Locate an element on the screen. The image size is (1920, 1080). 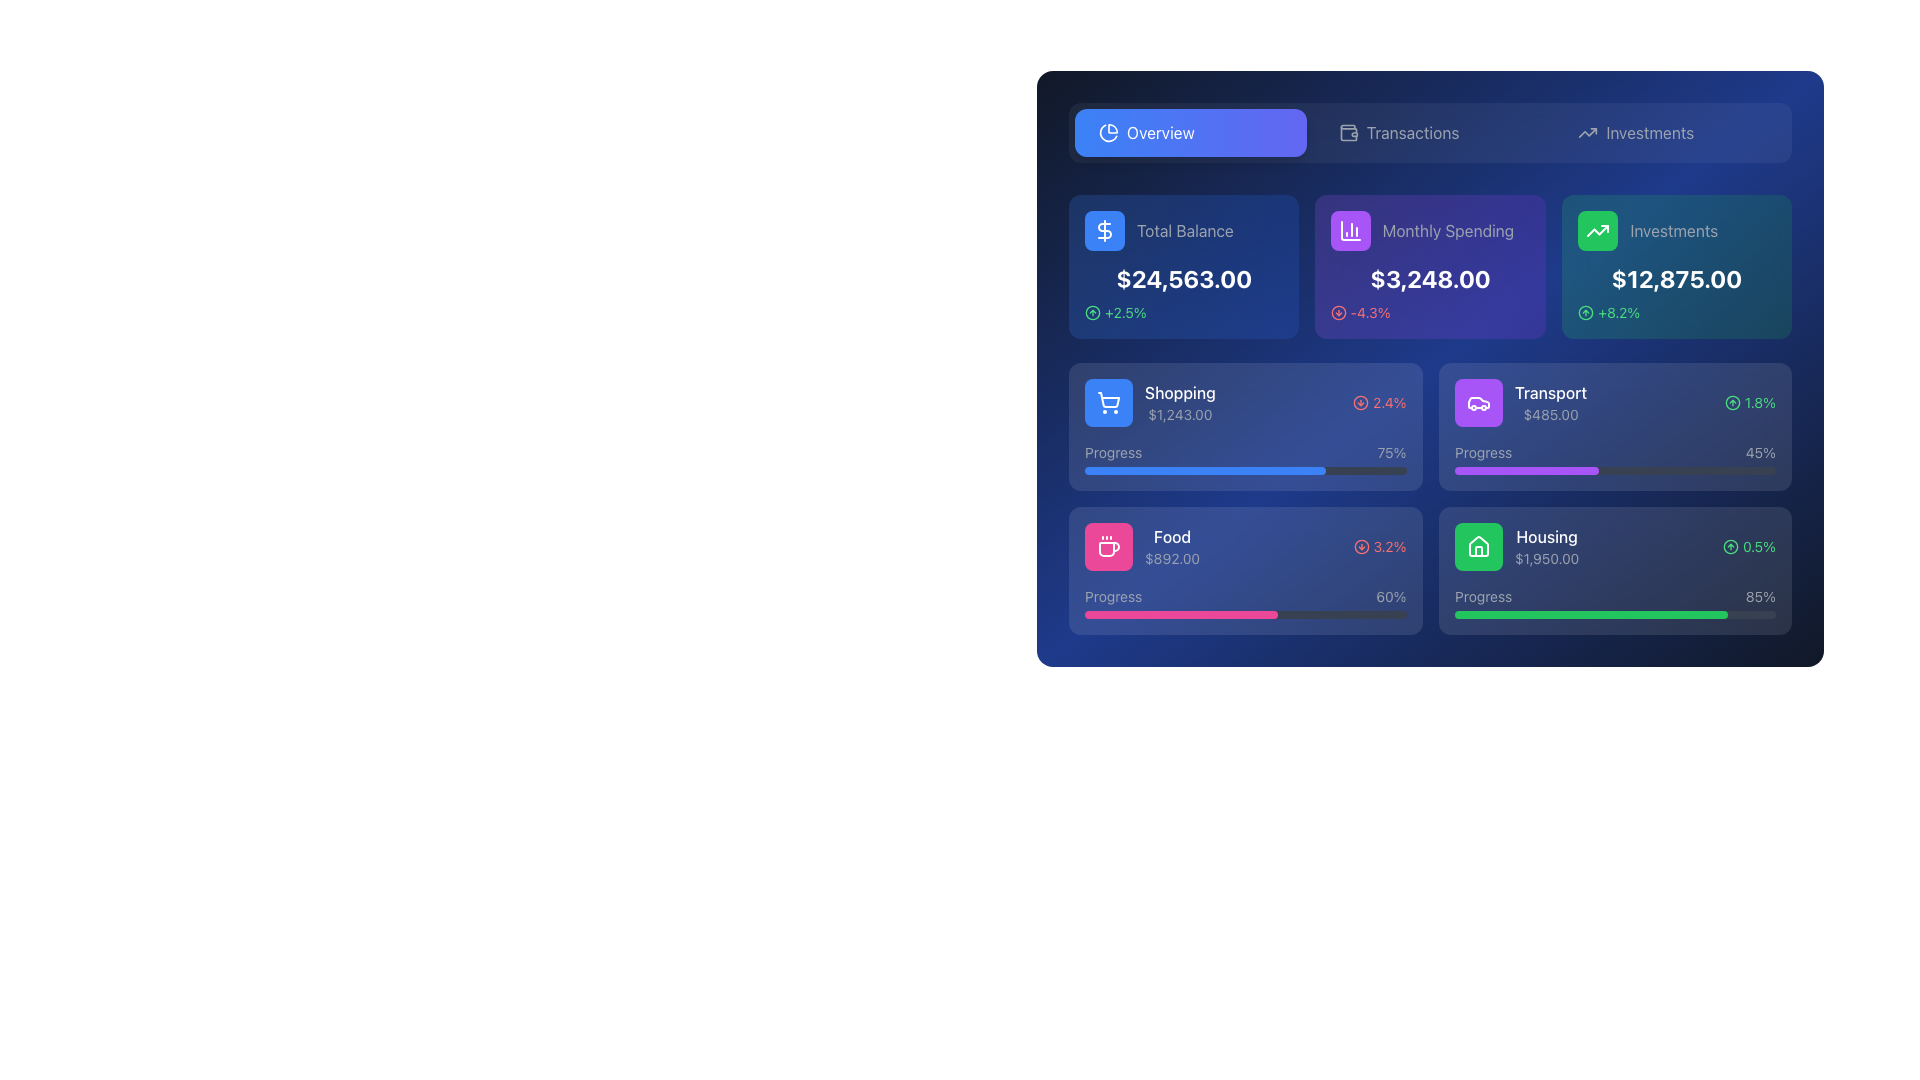
the Circular SVG graphical element that serves as a visual icon or indicator component, located towards the center-right of the interface is located at coordinates (1360, 547).